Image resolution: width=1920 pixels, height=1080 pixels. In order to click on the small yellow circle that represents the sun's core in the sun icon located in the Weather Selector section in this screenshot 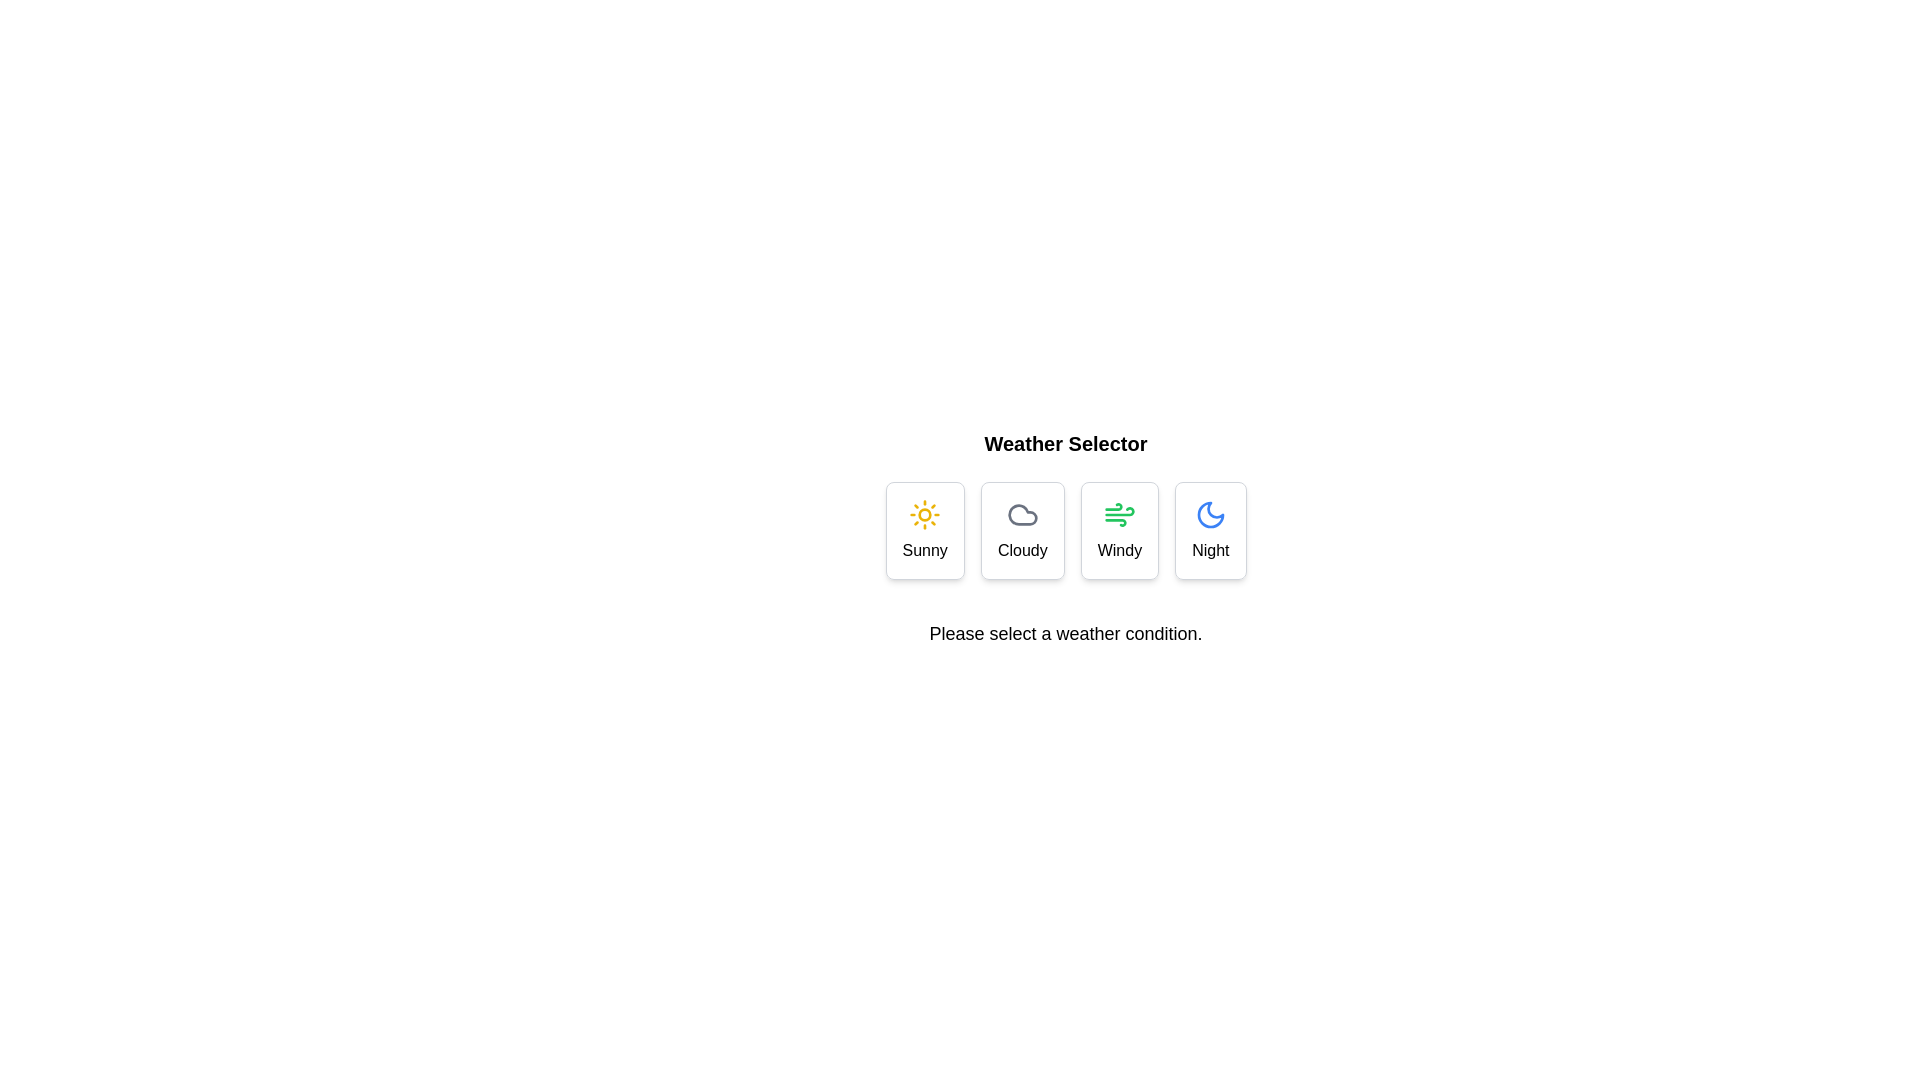, I will do `click(924, 514)`.